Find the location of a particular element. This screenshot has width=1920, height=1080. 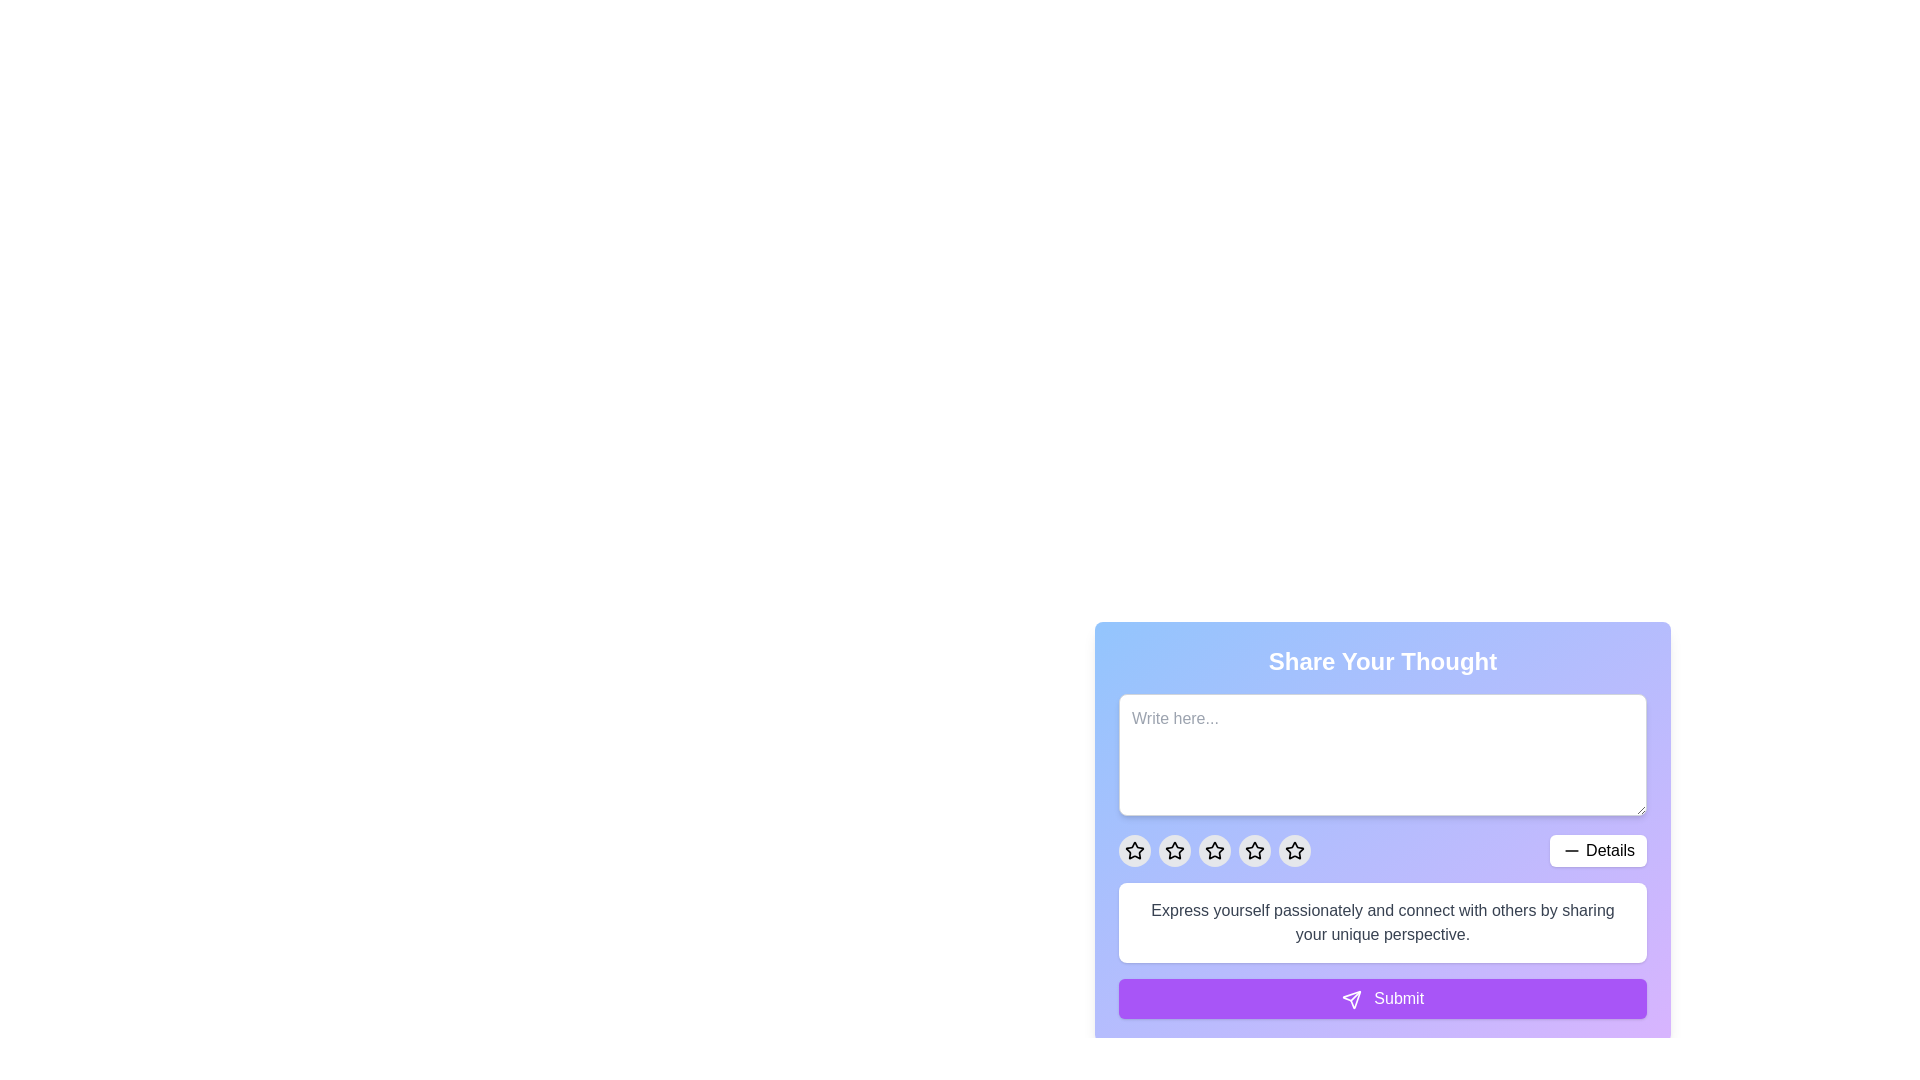

the 'Details' button located at the bottom-right corner of the layout is located at coordinates (1597, 851).